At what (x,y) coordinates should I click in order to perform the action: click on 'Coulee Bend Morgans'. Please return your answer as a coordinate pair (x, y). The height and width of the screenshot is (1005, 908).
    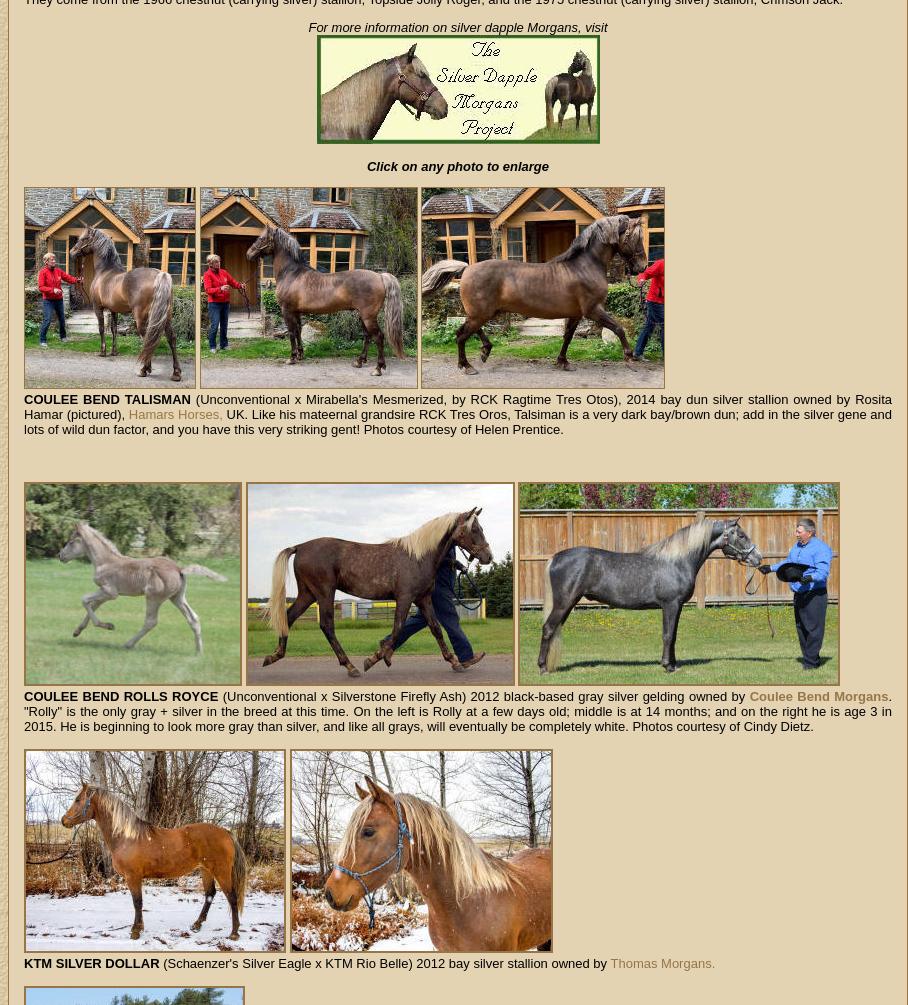
    Looking at the image, I should click on (818, 696).